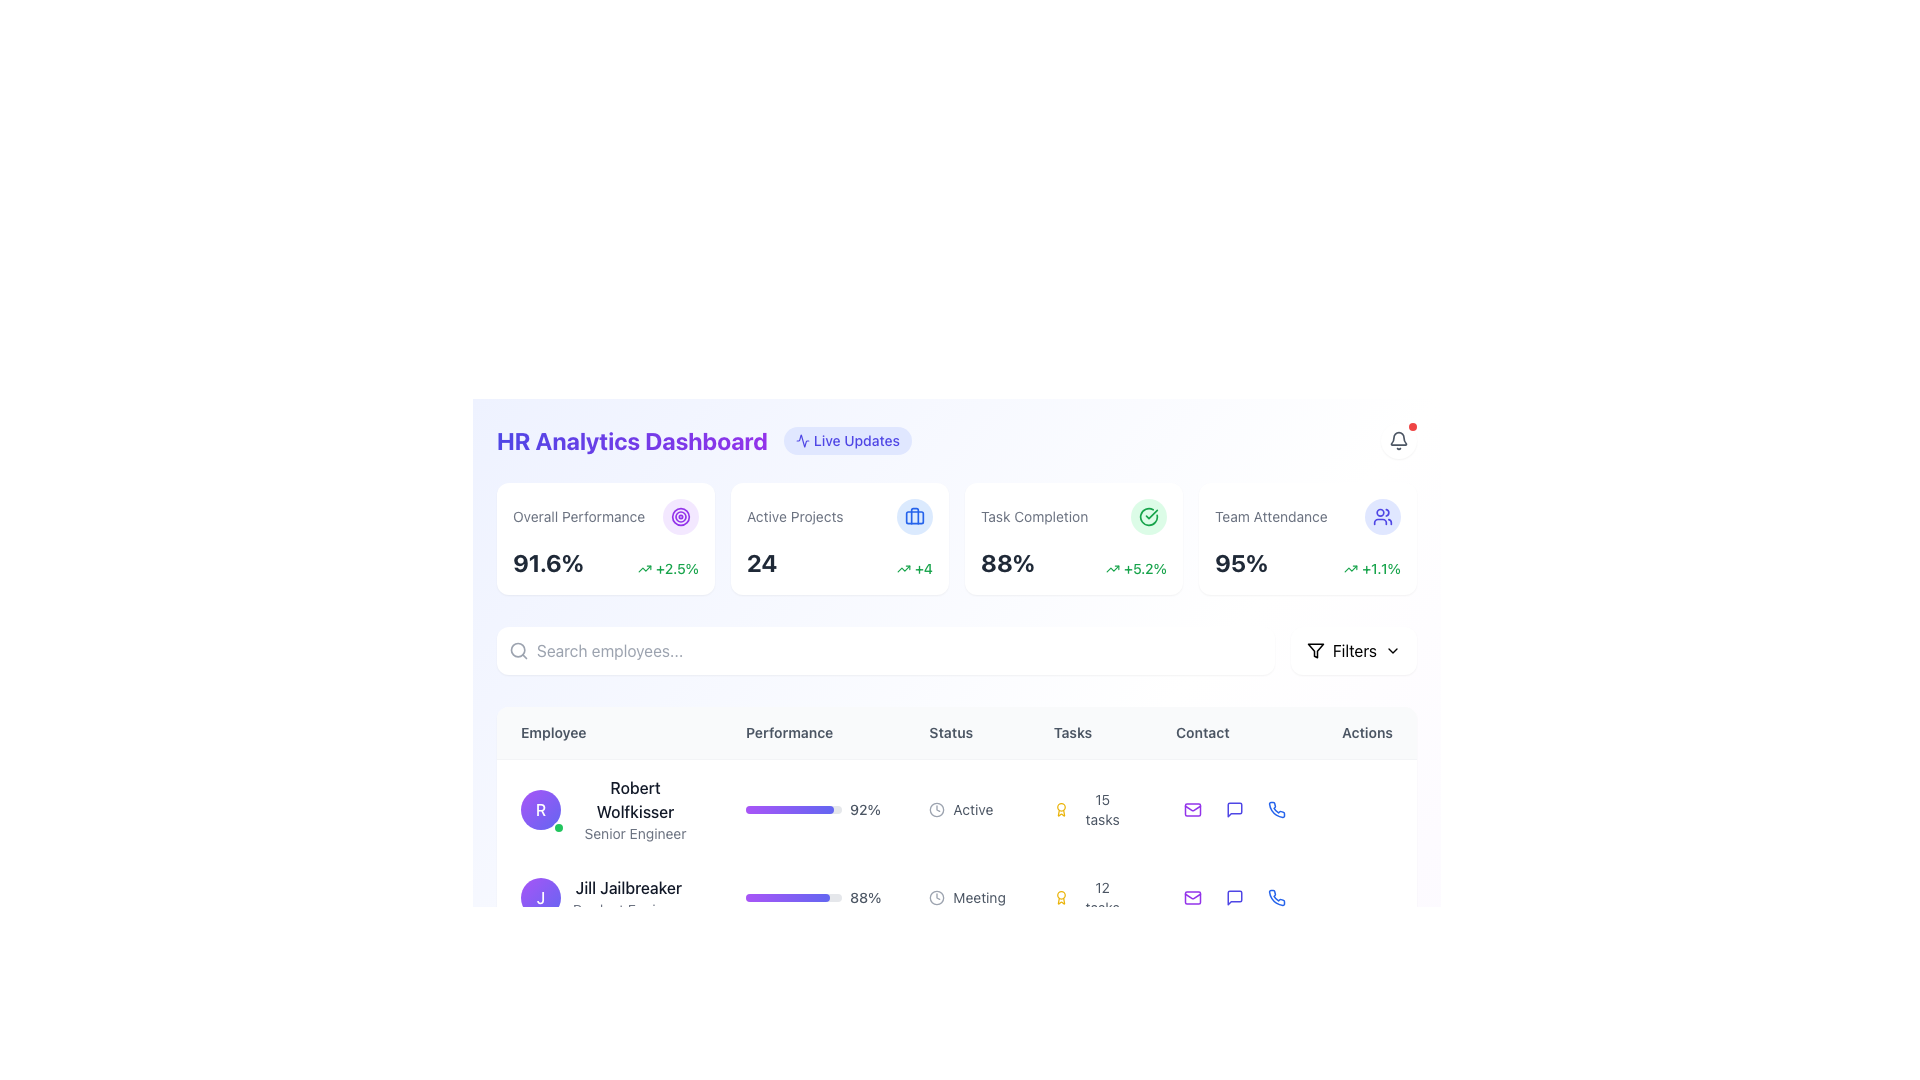 This screenshot has width=1920, height=1080. Describe the element at coordinates (608, 897) in the screenshot. I see `employee identifier element for Jill Jailbreaker, which features a circular purple icon with the initial 'J' and two lines of text, by clicking on it` at that location.